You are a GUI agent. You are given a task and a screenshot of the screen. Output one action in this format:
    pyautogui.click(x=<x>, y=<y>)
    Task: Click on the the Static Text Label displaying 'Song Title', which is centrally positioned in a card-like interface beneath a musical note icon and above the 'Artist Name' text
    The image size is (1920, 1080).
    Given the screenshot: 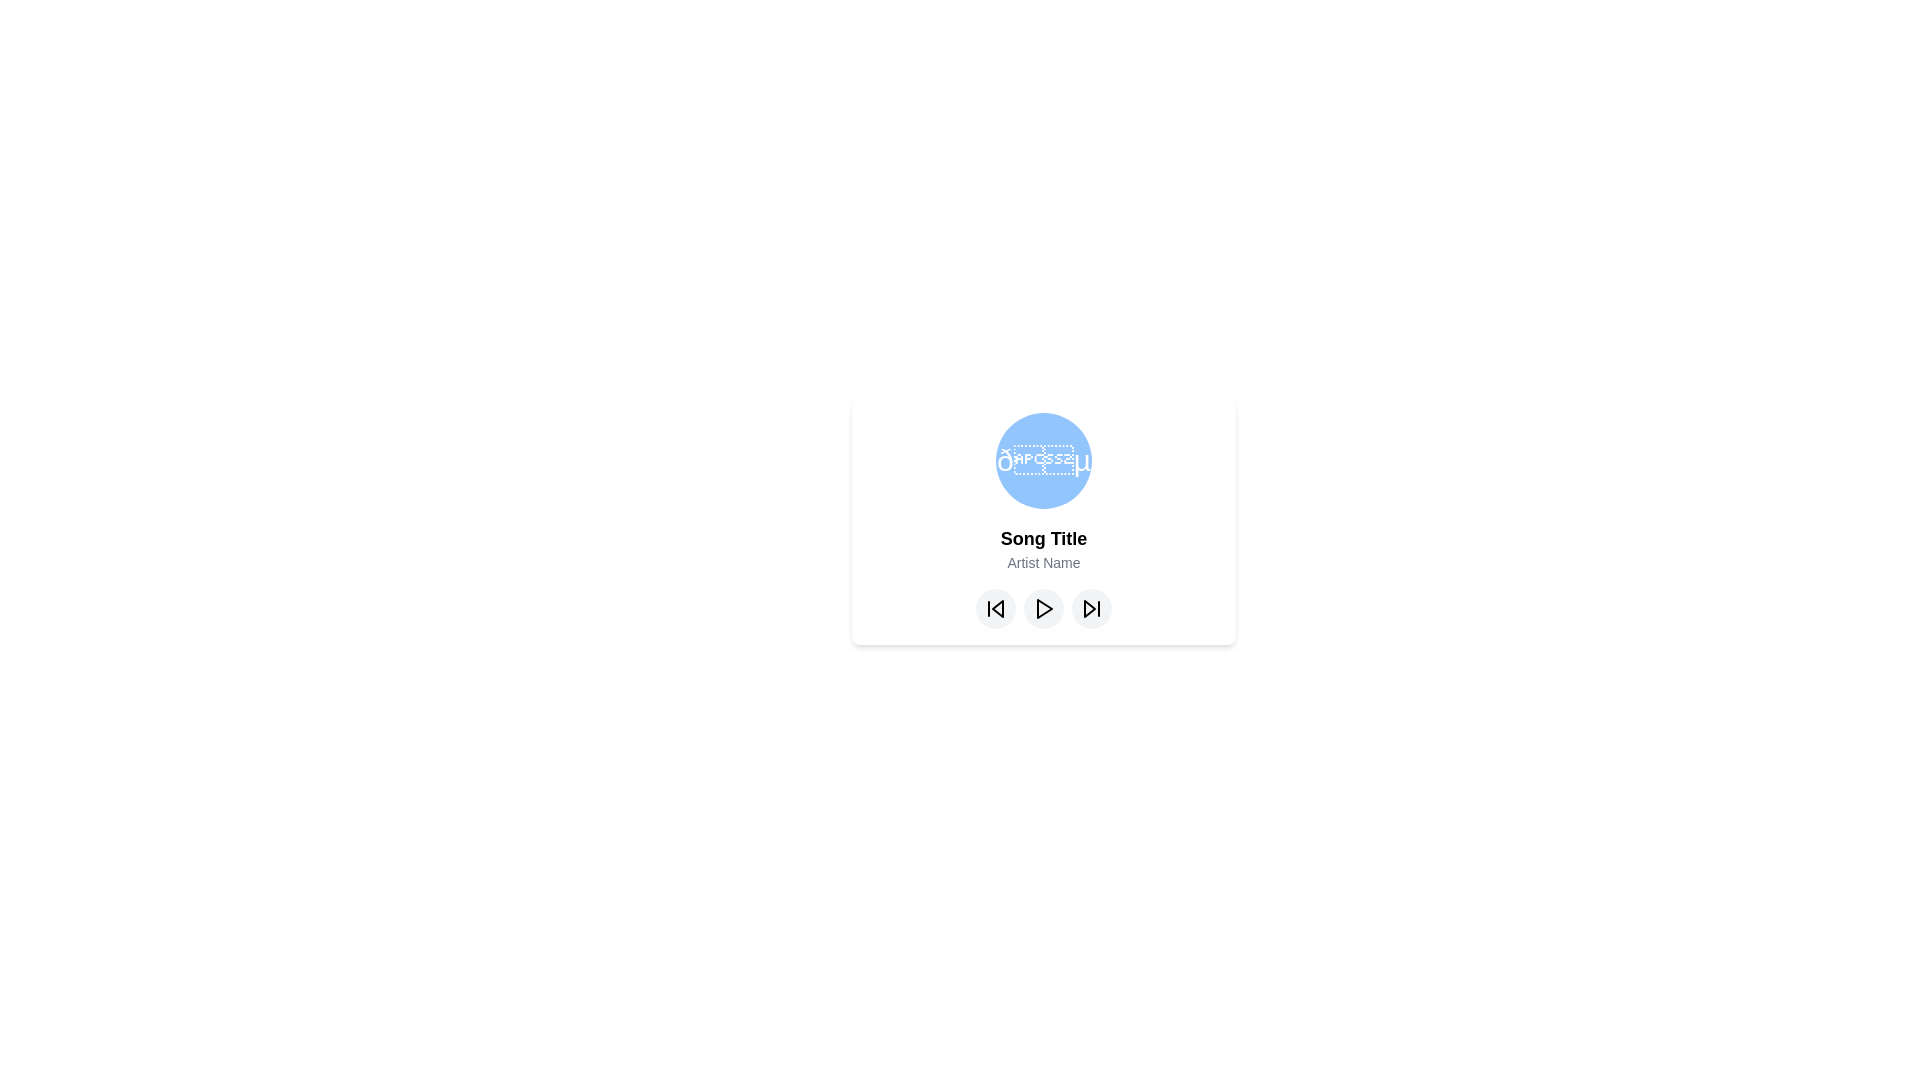 What is the action you would take?
    pyautogui.click(x=1042, y=538)
    